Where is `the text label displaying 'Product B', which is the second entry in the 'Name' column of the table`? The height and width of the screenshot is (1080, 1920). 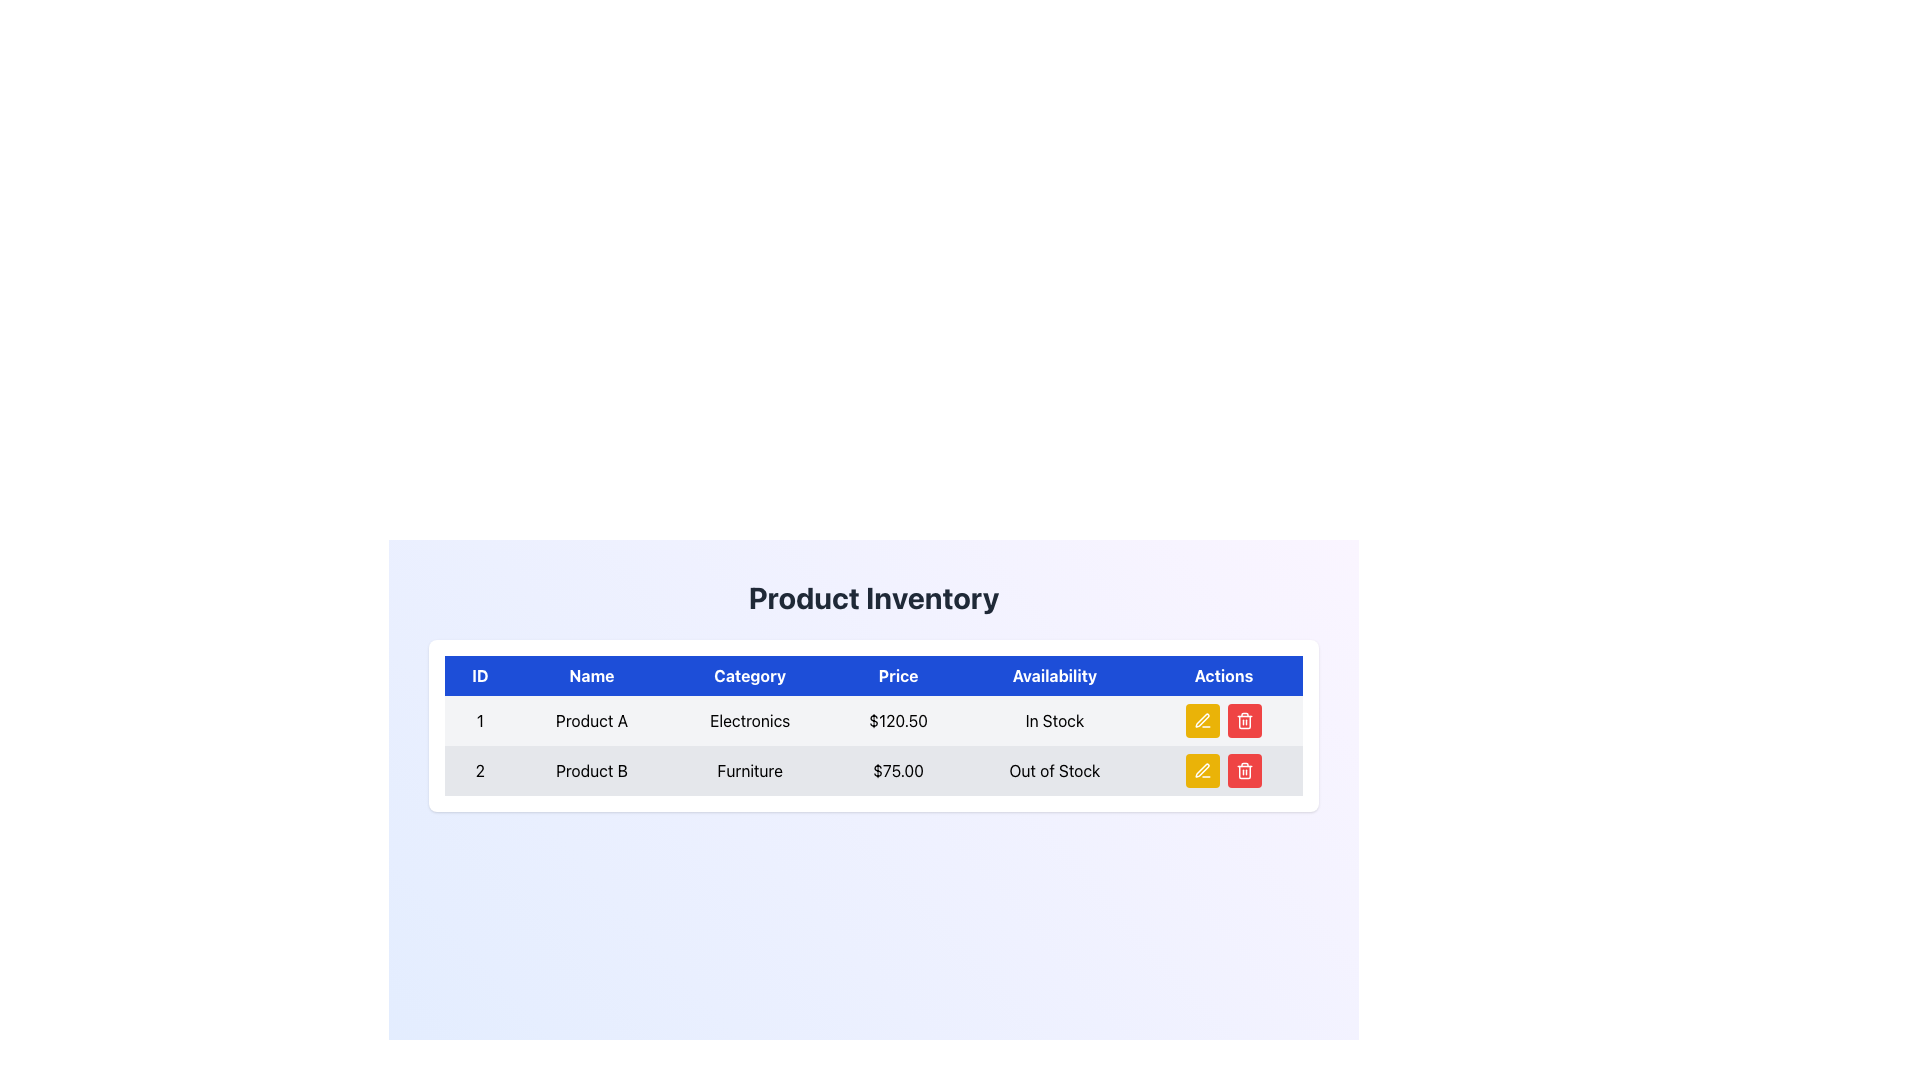 the text label displaying 'Product B', which is the second entry in the 'Name' column of the table is located at coordinates (590, 770).